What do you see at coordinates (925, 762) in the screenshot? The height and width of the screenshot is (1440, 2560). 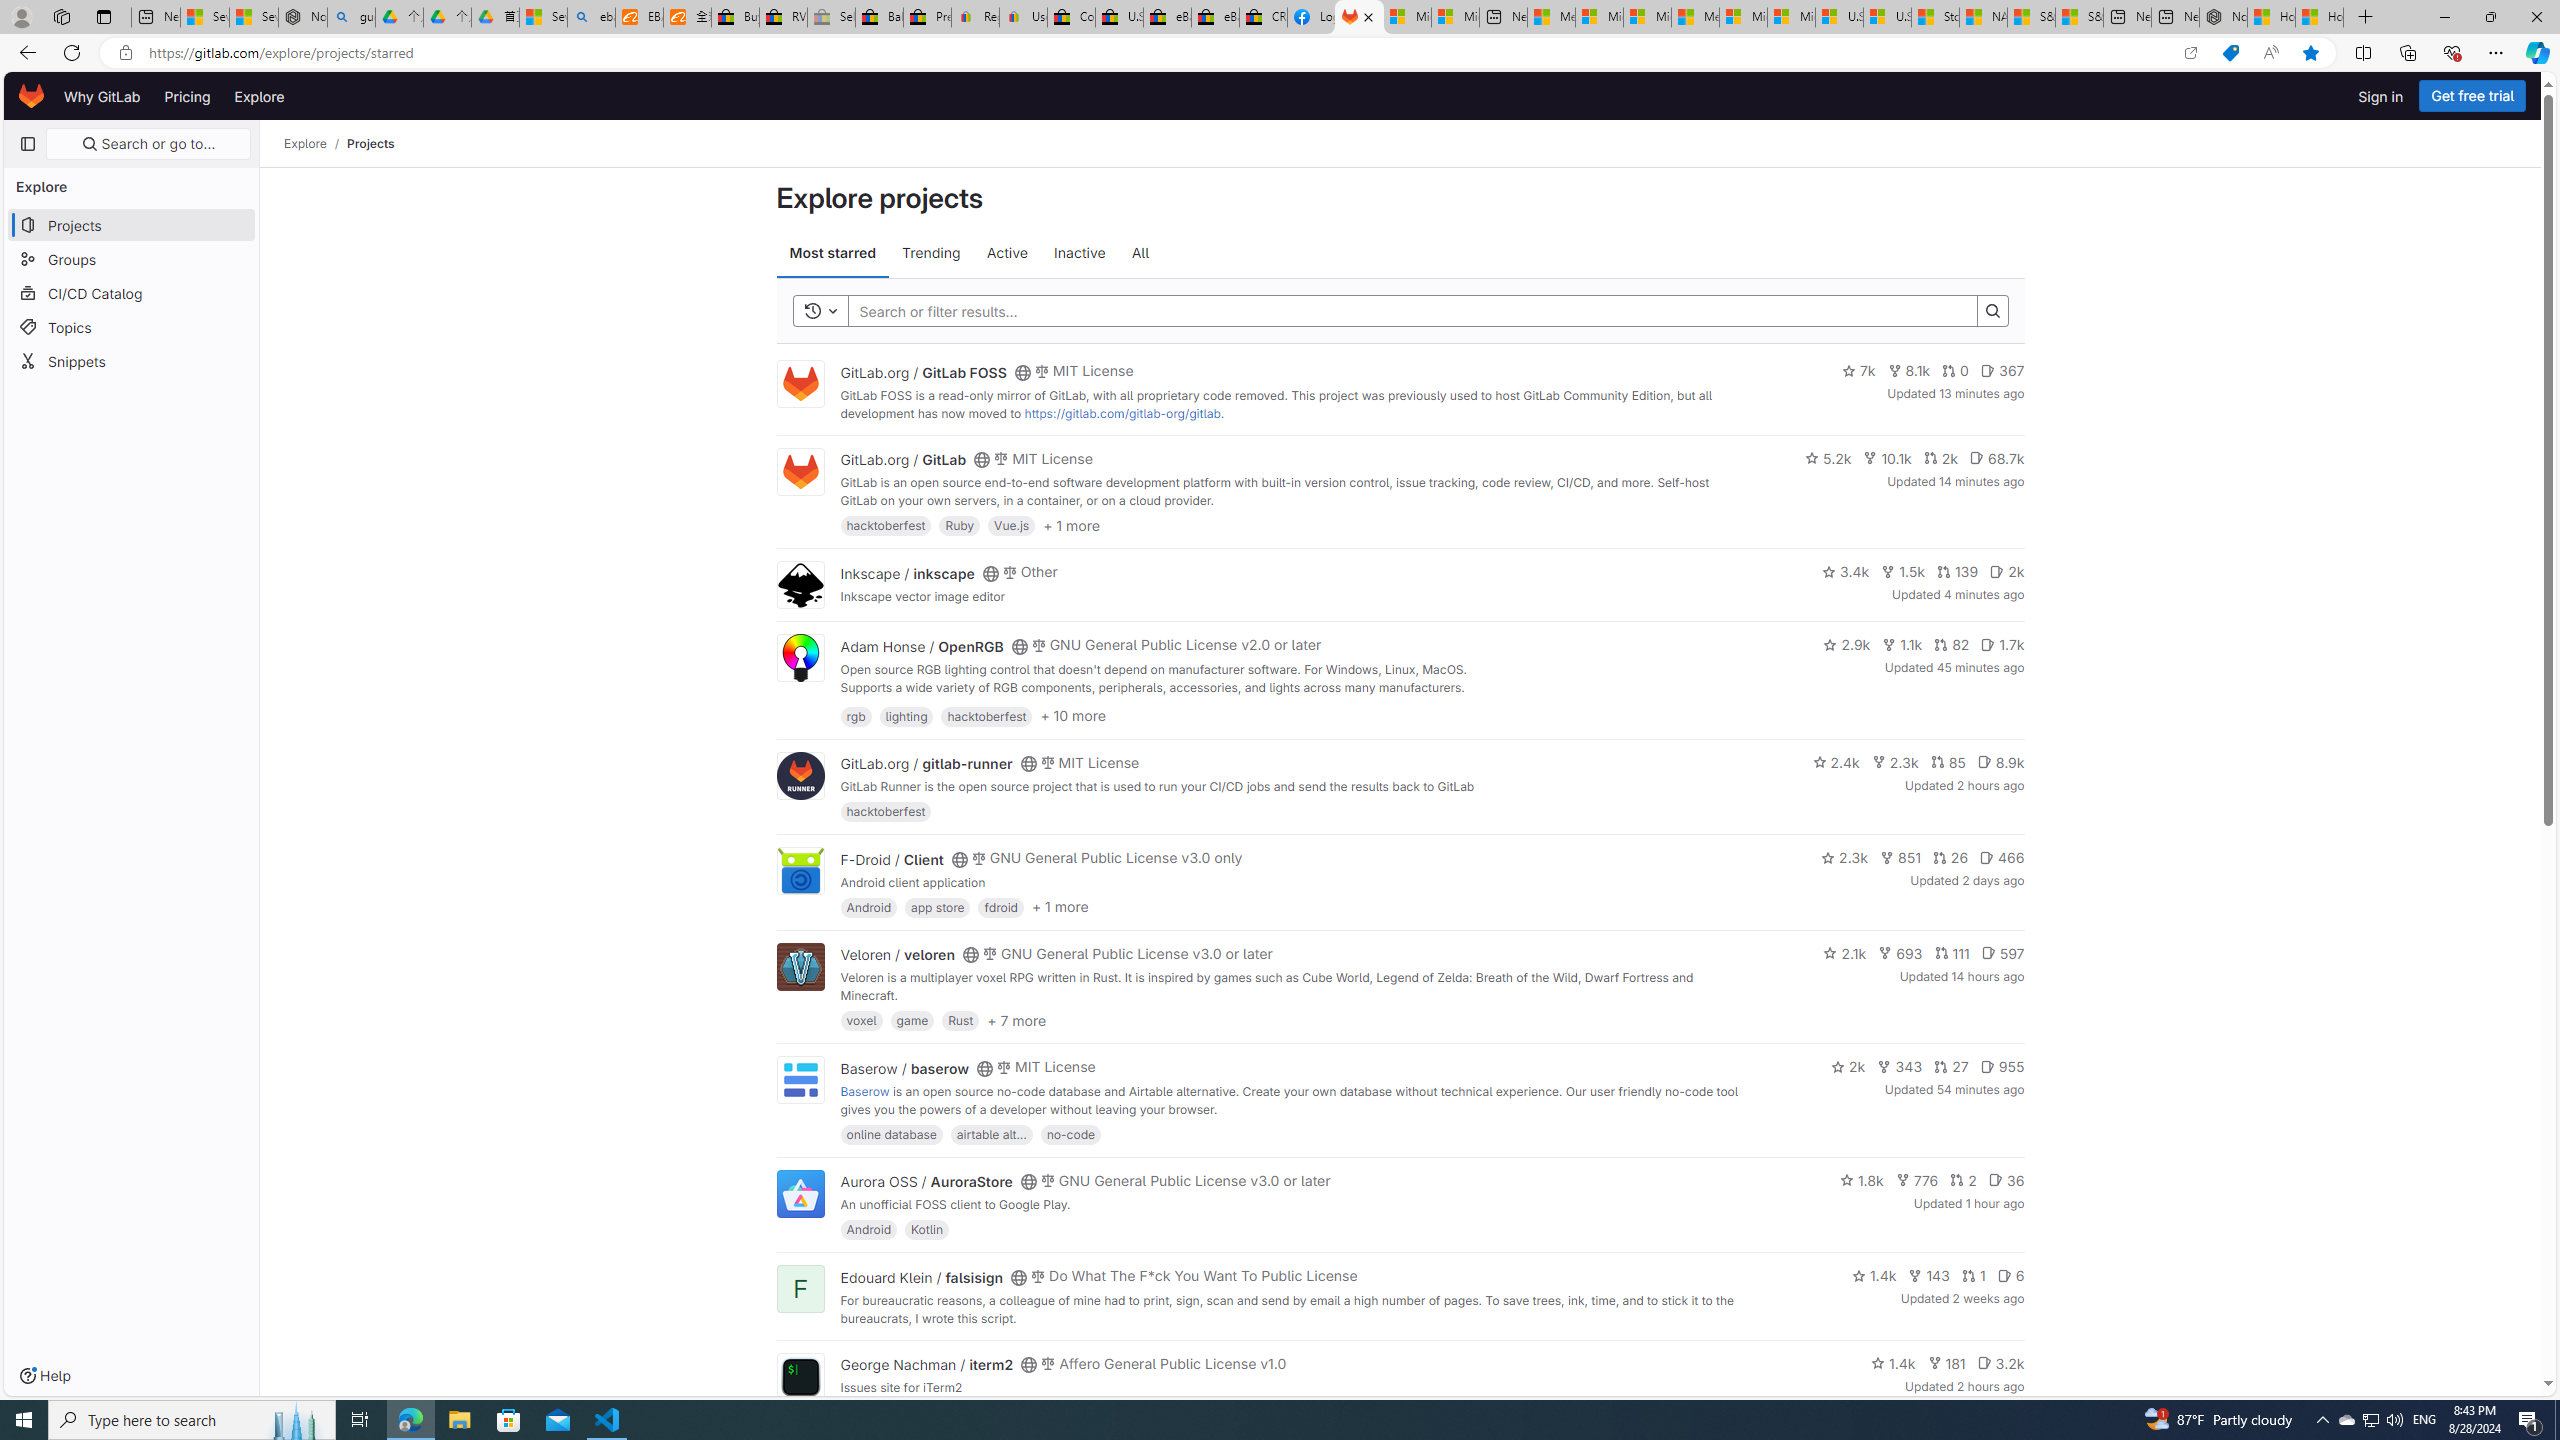 I see `'GitLab.org / gitlab-runner'` at bounding box center [925, 762].